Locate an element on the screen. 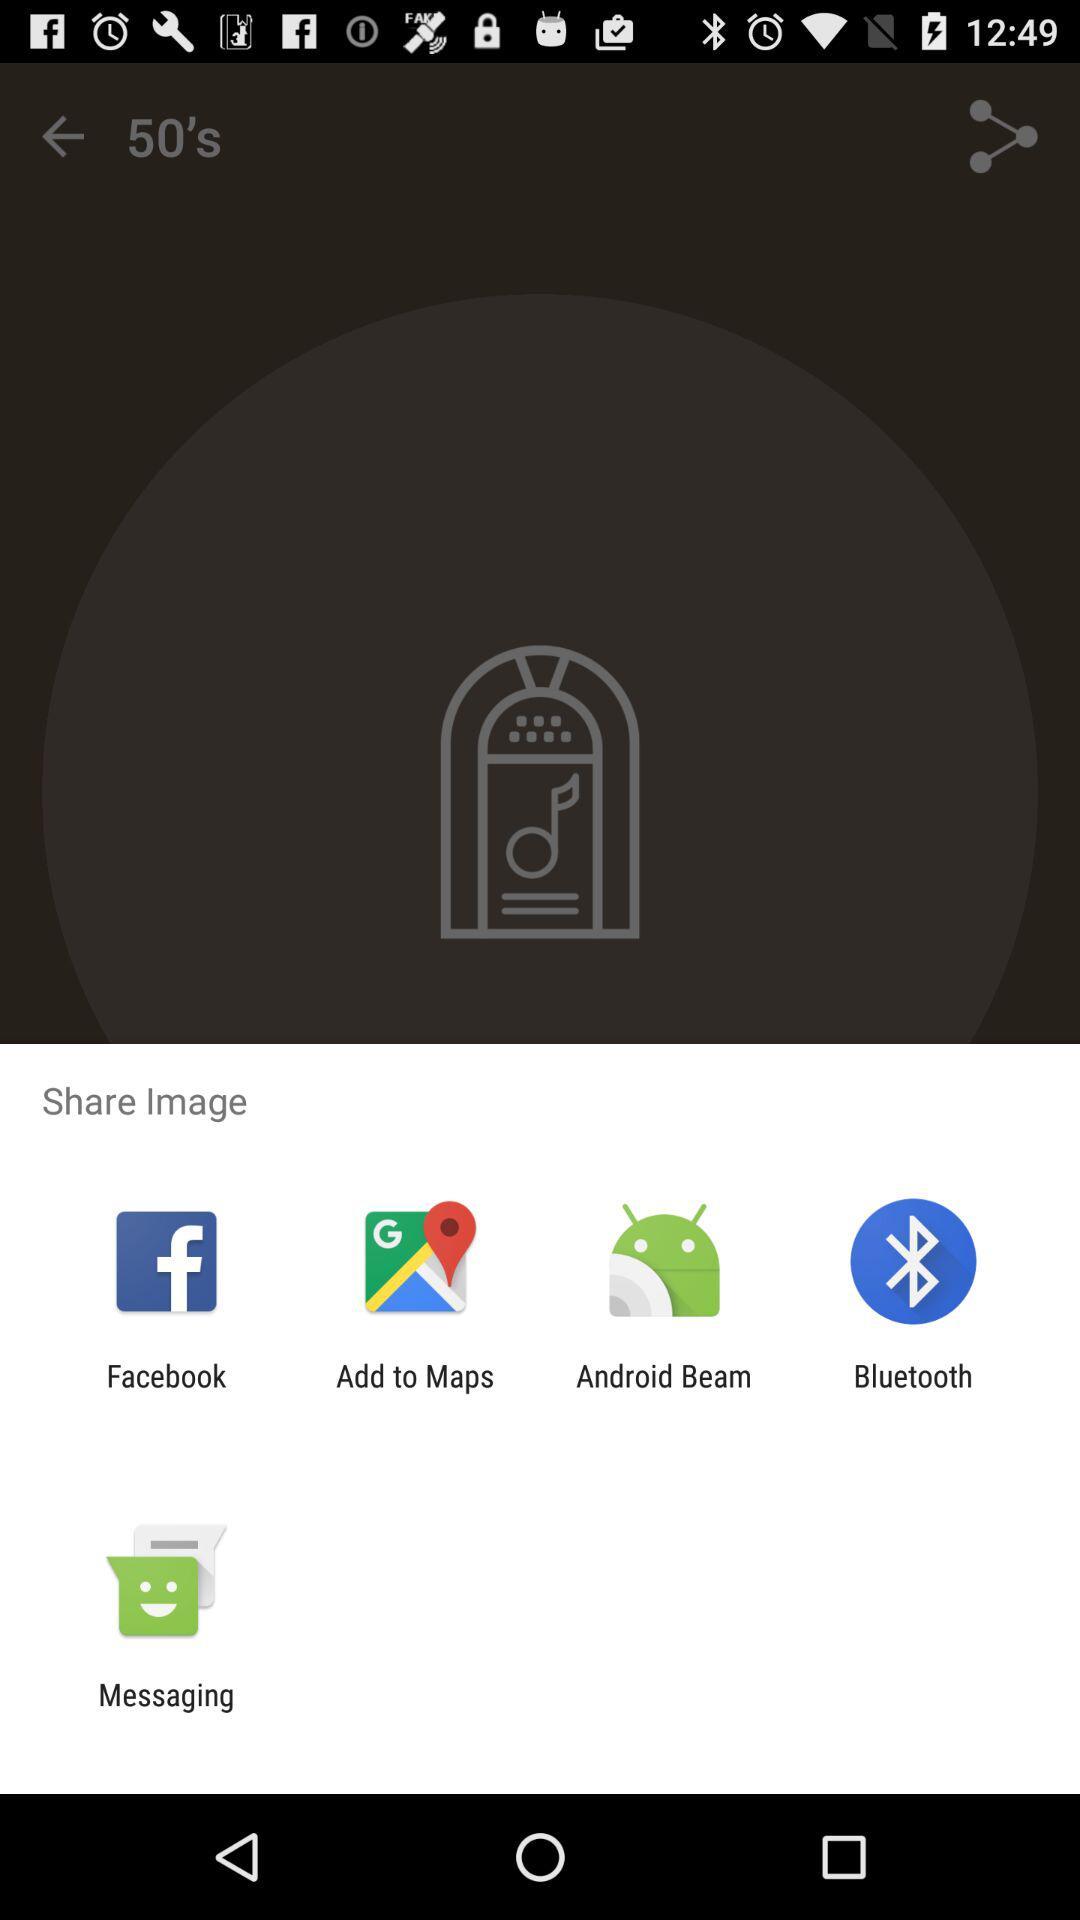 The image size is (1080, 1920). messaging app is located at coordinates (165, 1711).